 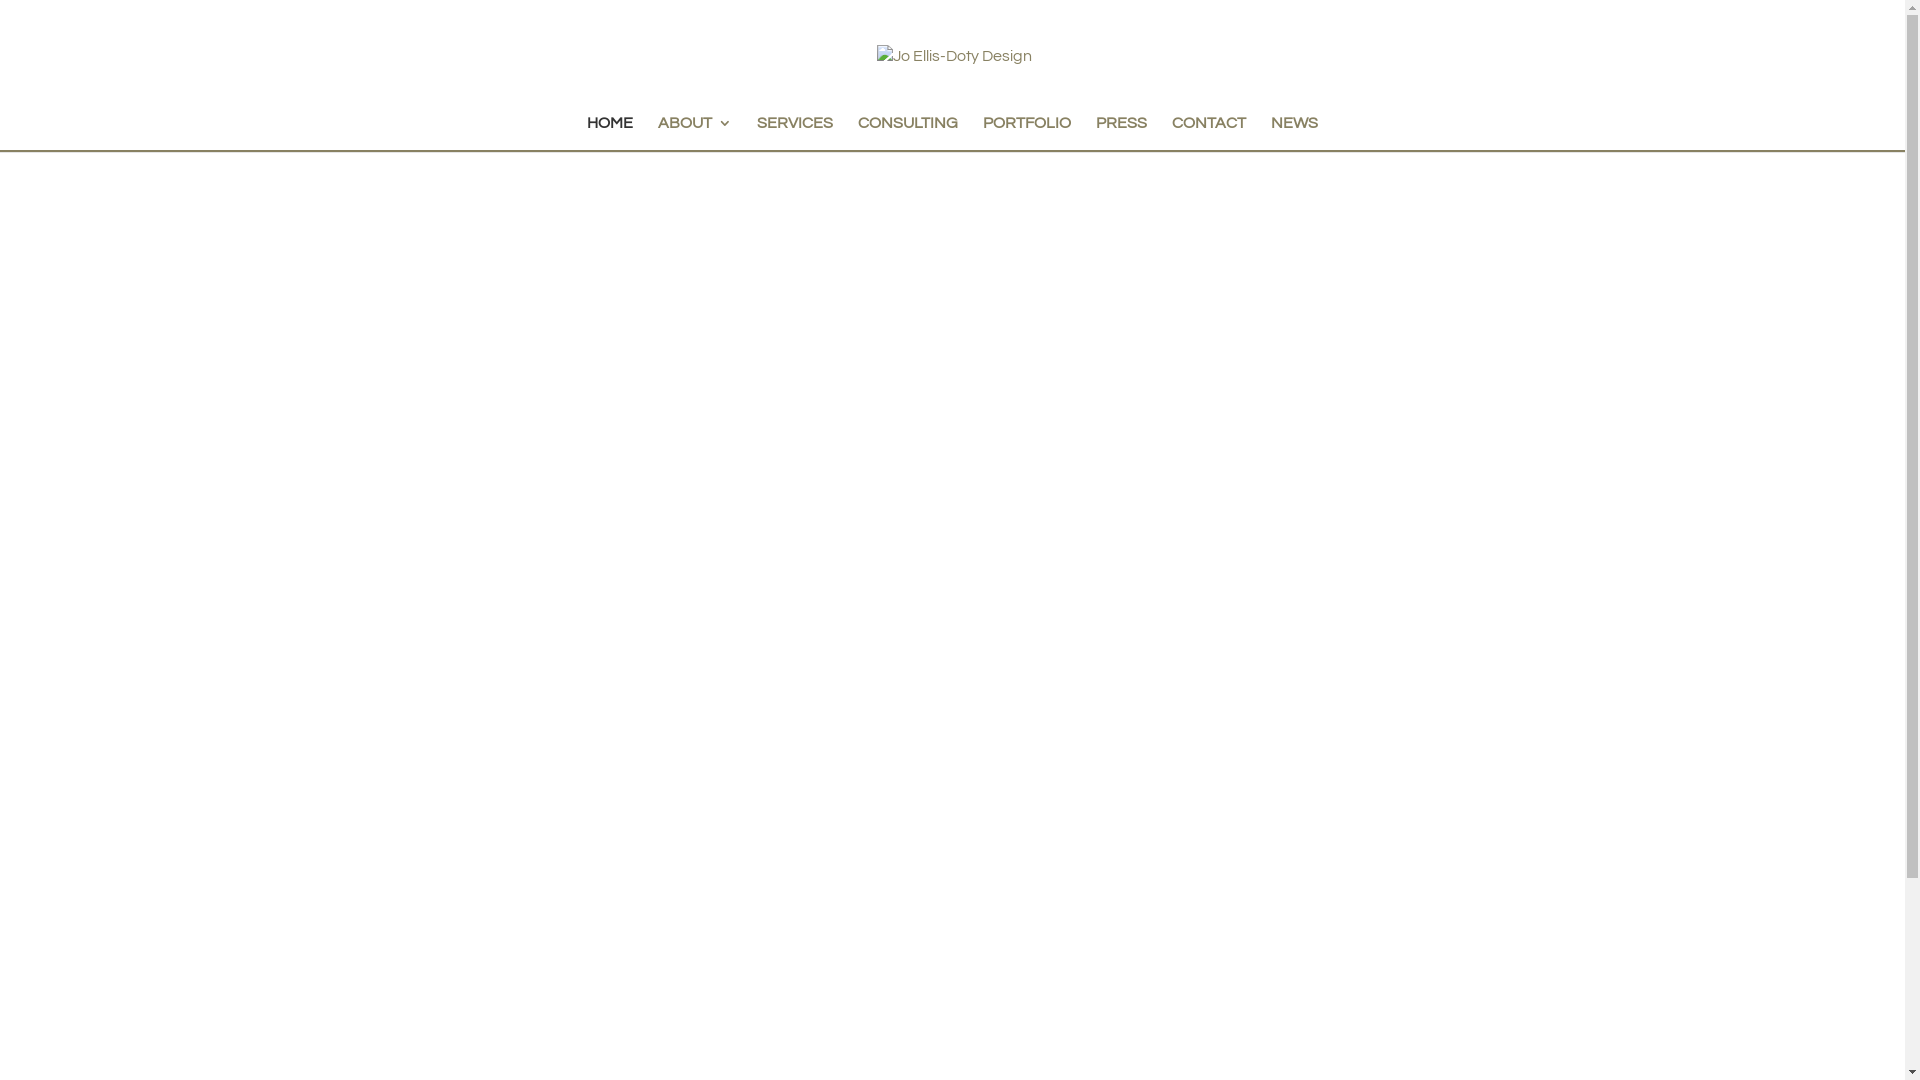 What do you see at coordinates (657, 132) in the screenshot?
I see `'ABOUT'` at bounding box center [657, 132].